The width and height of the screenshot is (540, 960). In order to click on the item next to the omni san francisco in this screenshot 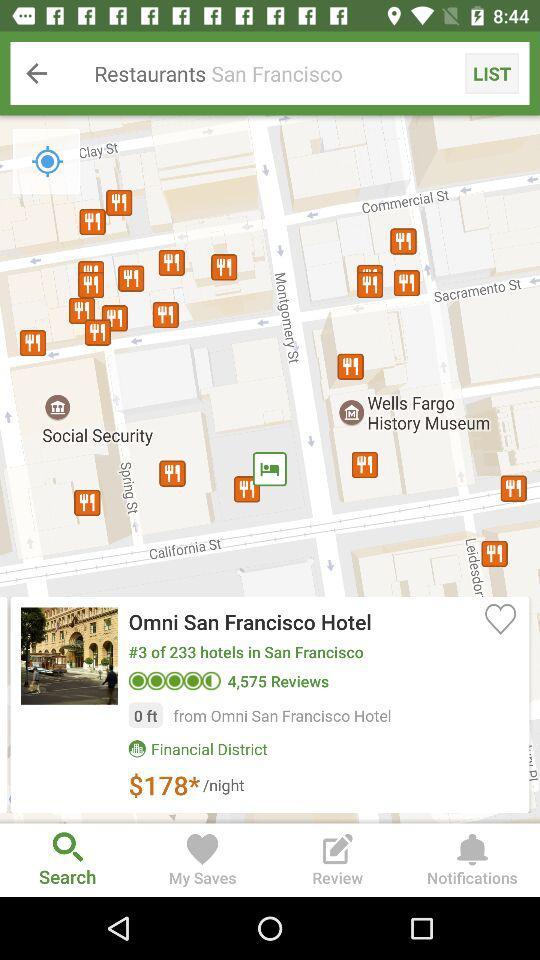, I will do `click(499, 617)`.